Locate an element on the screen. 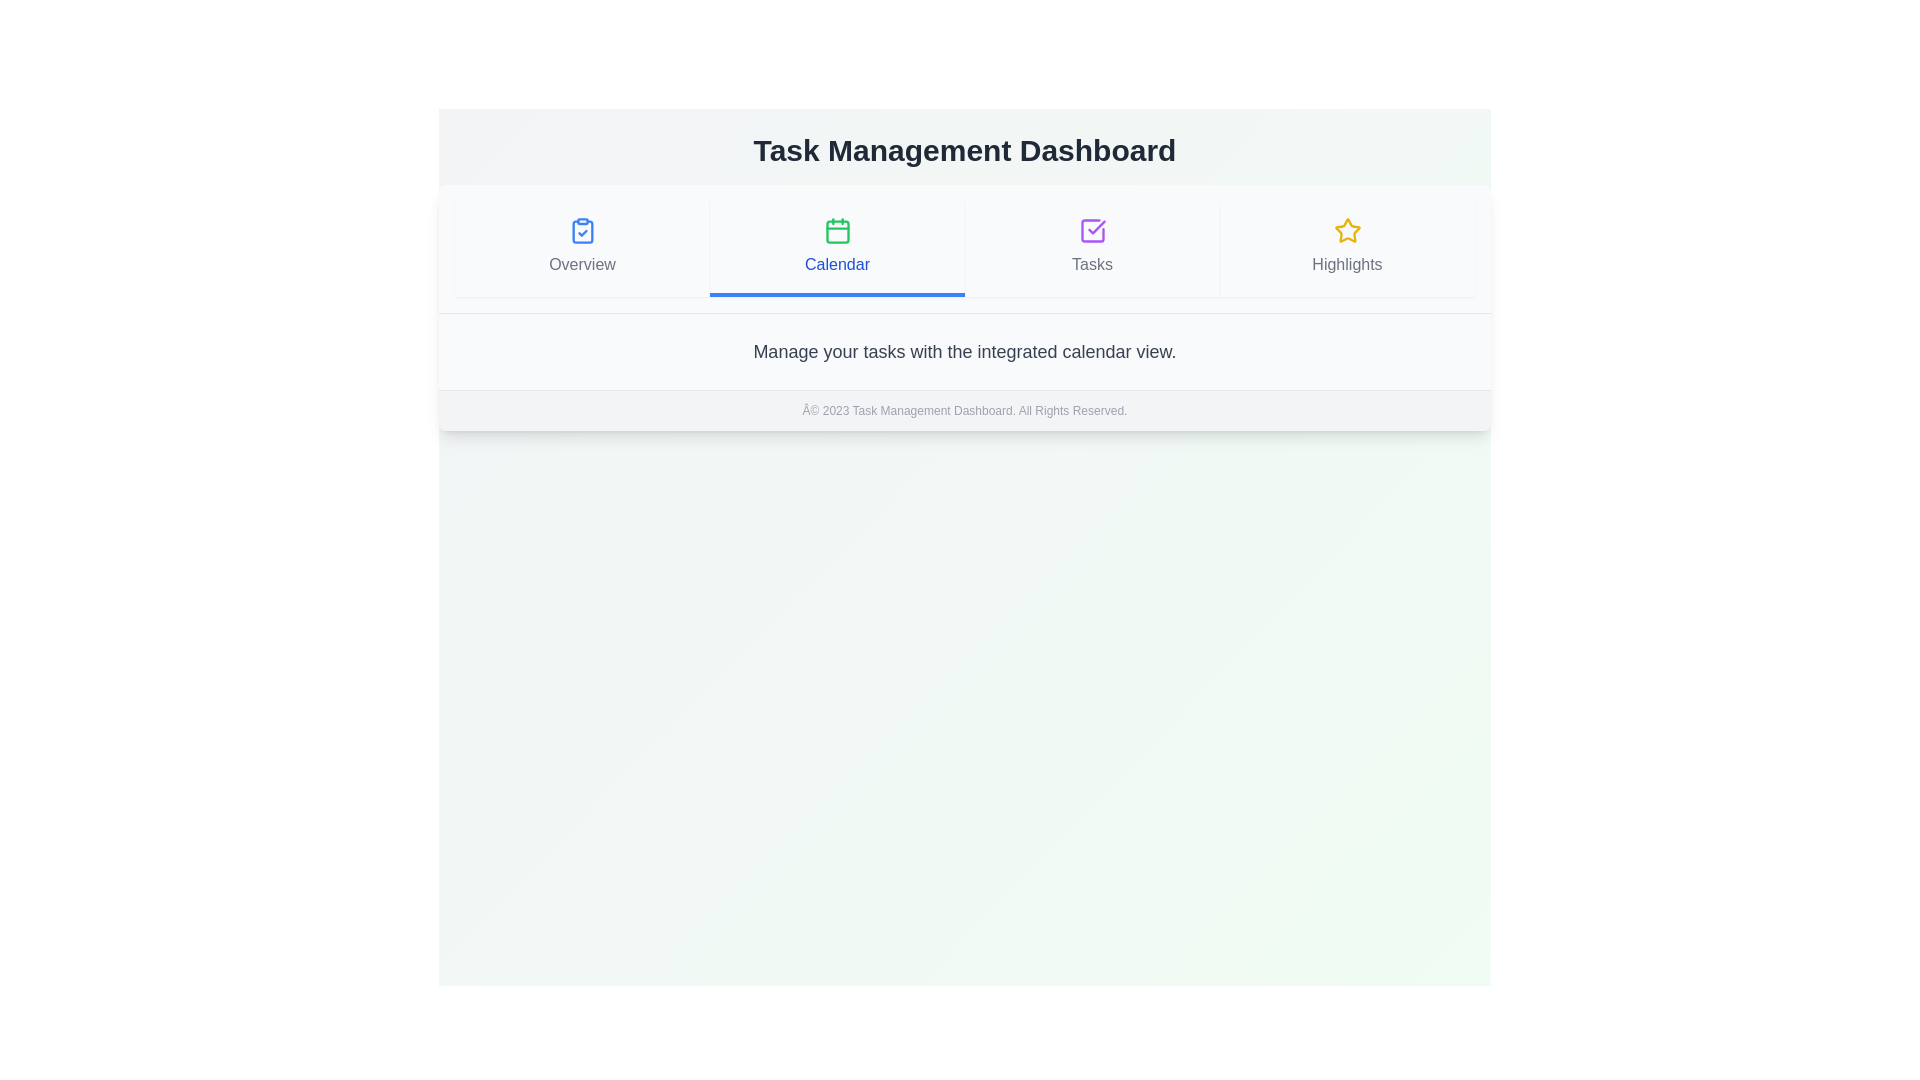 The image size is (1920, 1080). the descriptive text label located directly beneath the navigation bar, which explains the functionality of the integrated calendar view is located at coordinates (964, 350).